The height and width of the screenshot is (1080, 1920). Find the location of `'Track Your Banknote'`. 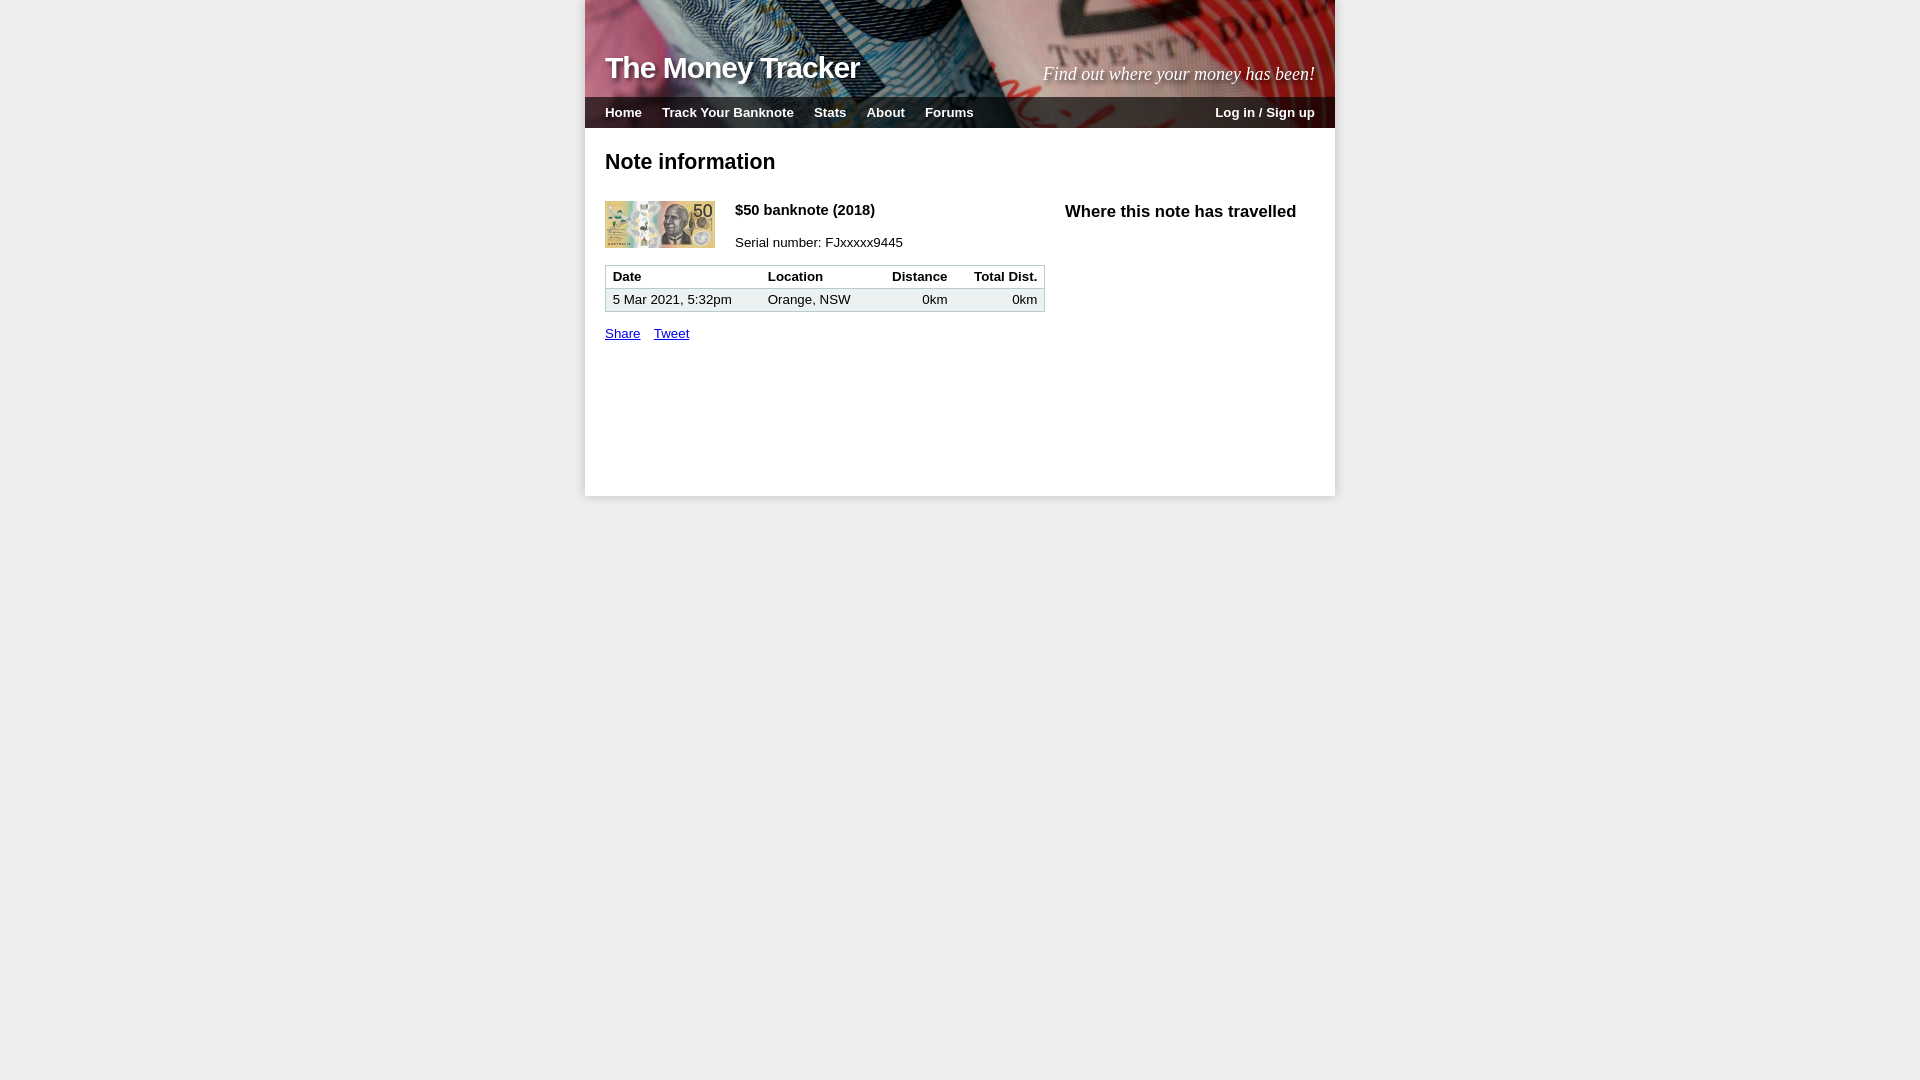

'Track Your Banknote' is located at coordinates (727, 112).